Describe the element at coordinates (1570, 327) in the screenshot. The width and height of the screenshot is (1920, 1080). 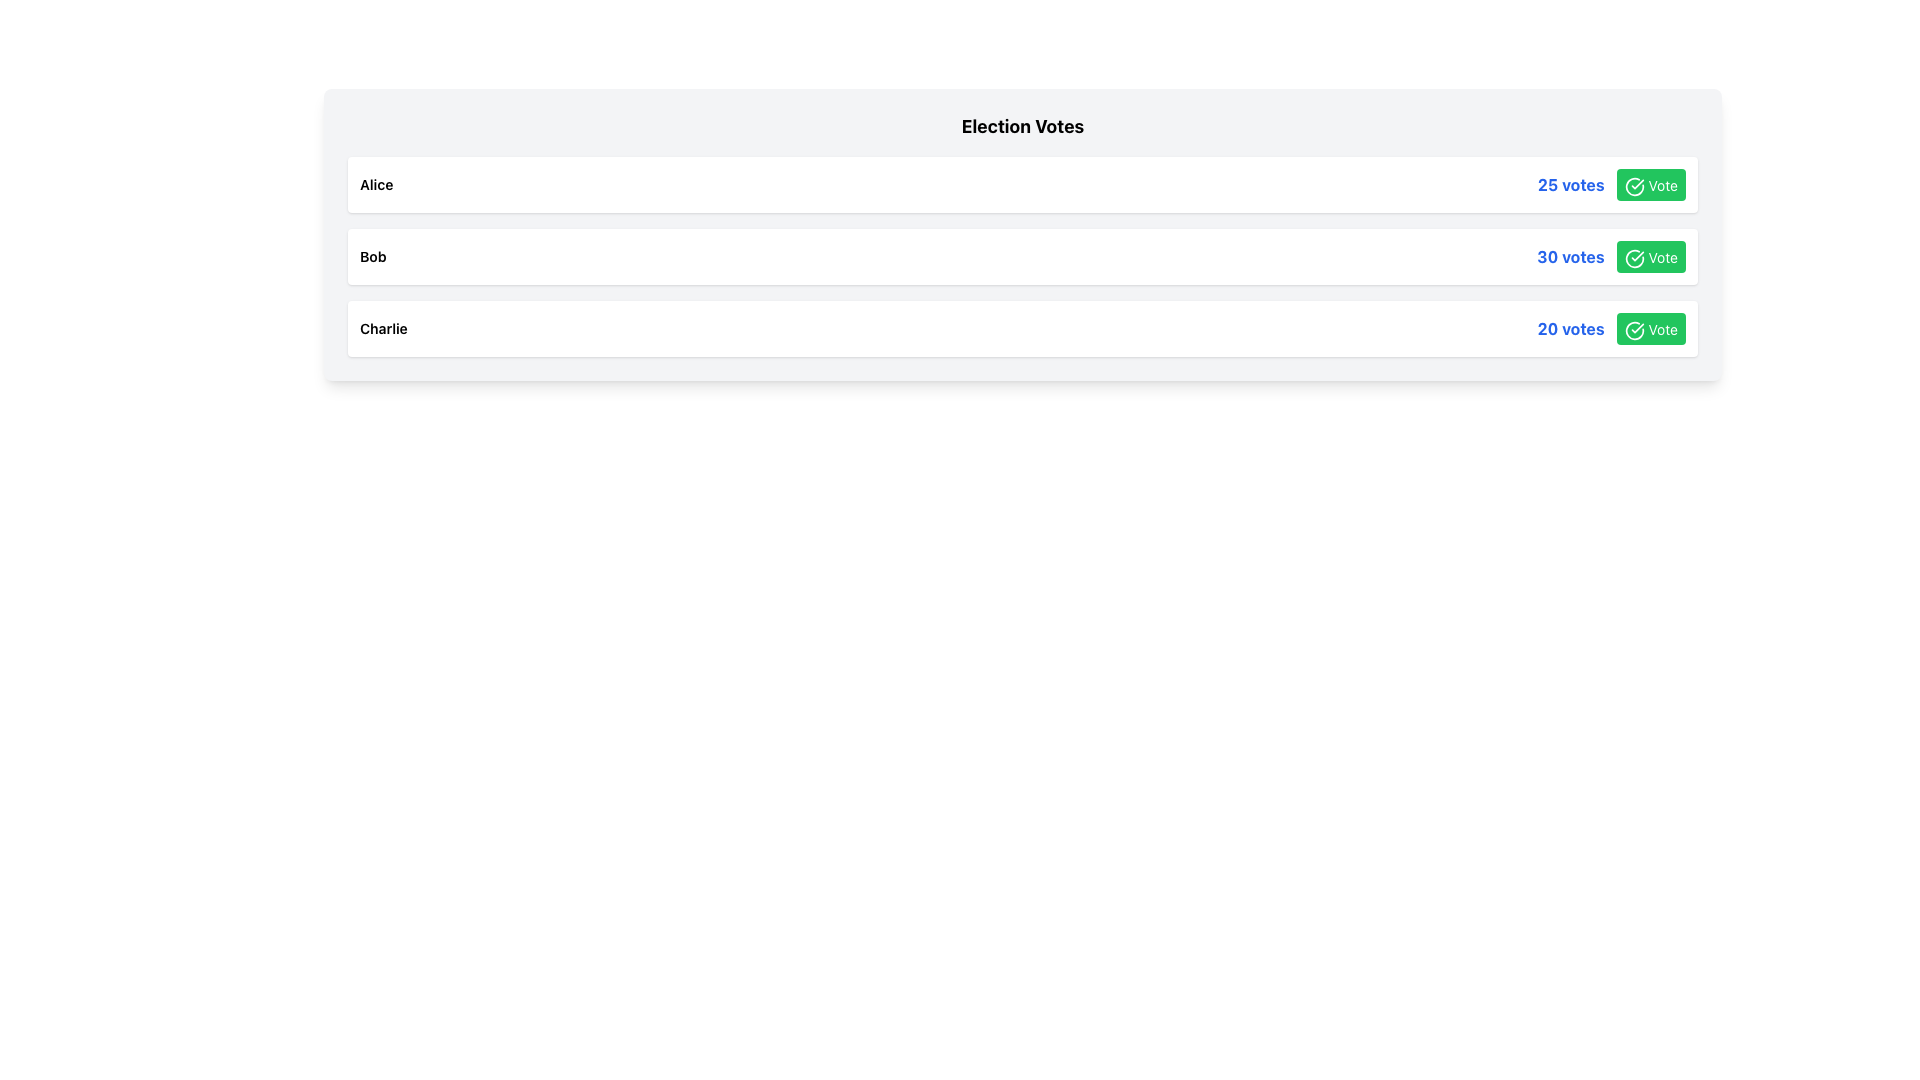
I see `the text label displaying the vote count for the third row's entity, which is positioned to the left of the 'Vote' button and adjacent to the vote check icon` at that location.